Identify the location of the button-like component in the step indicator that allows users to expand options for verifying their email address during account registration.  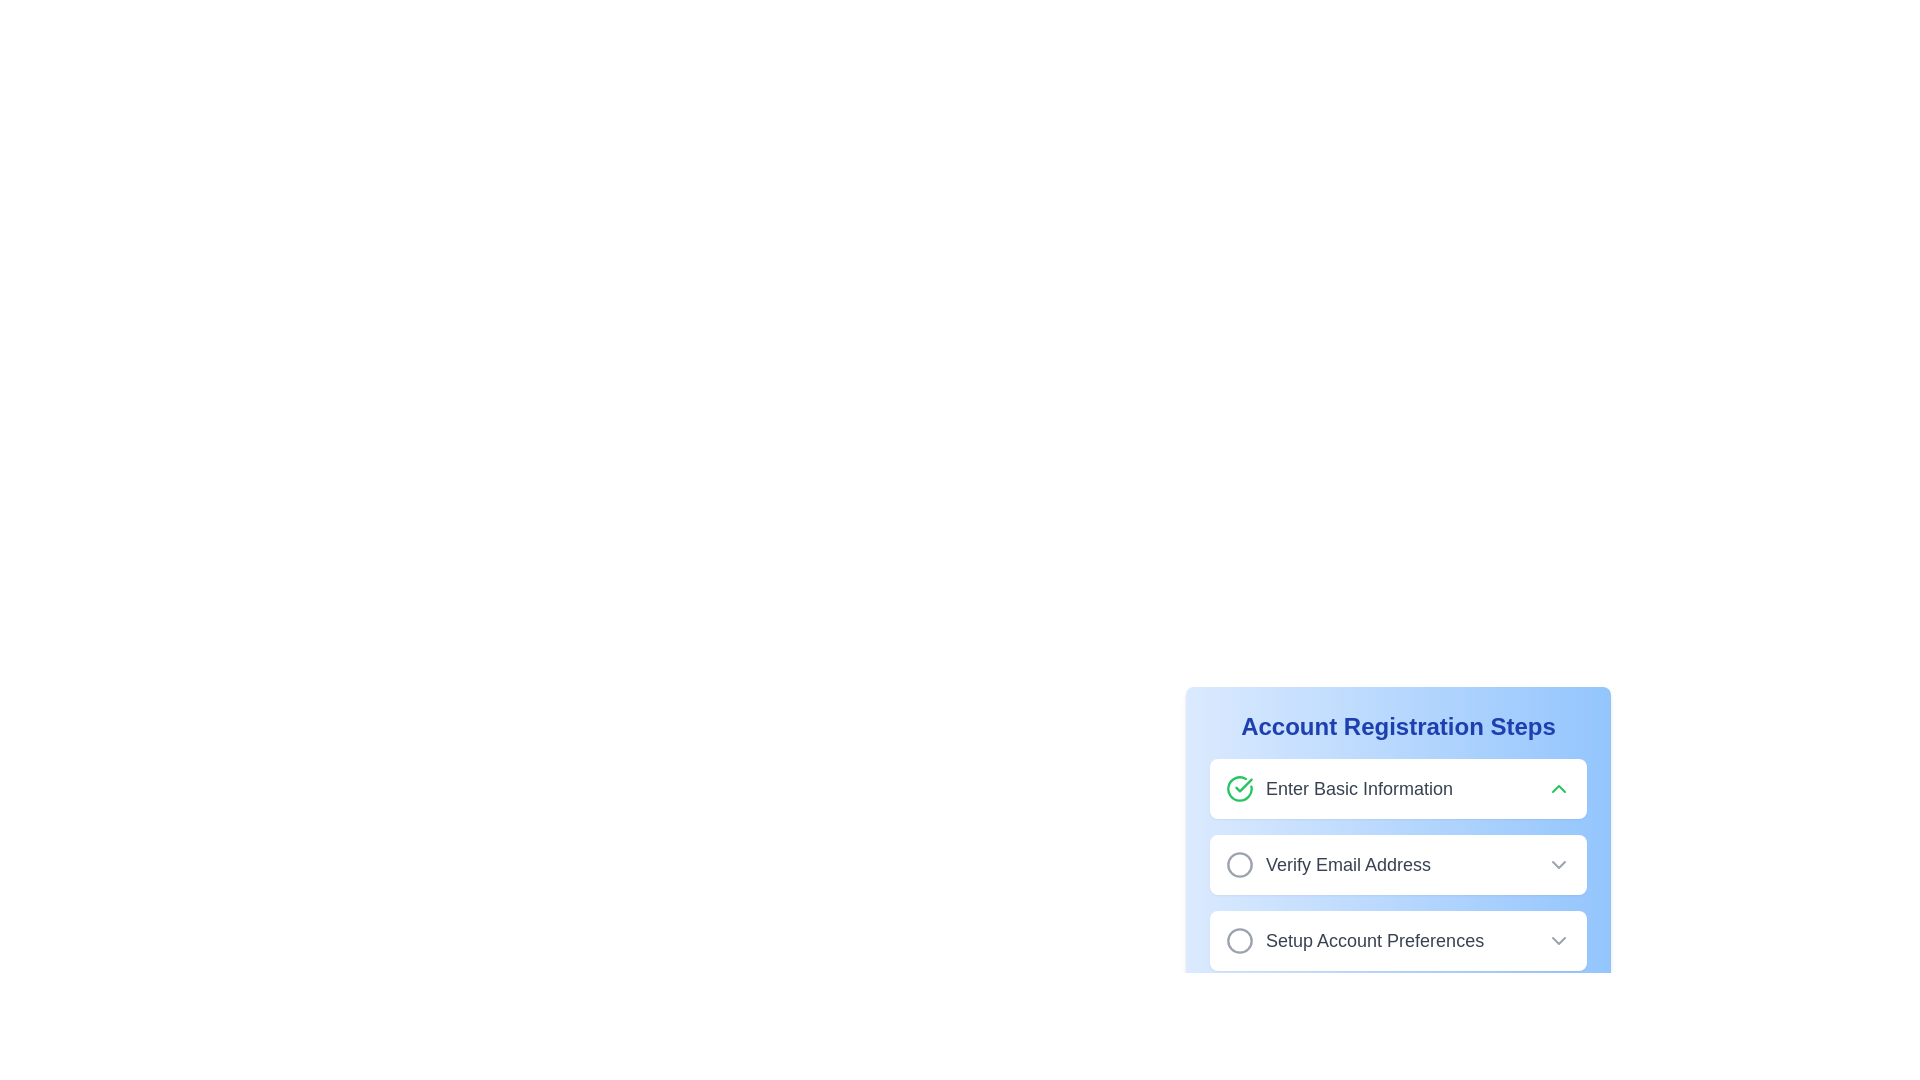
(1397, 863).